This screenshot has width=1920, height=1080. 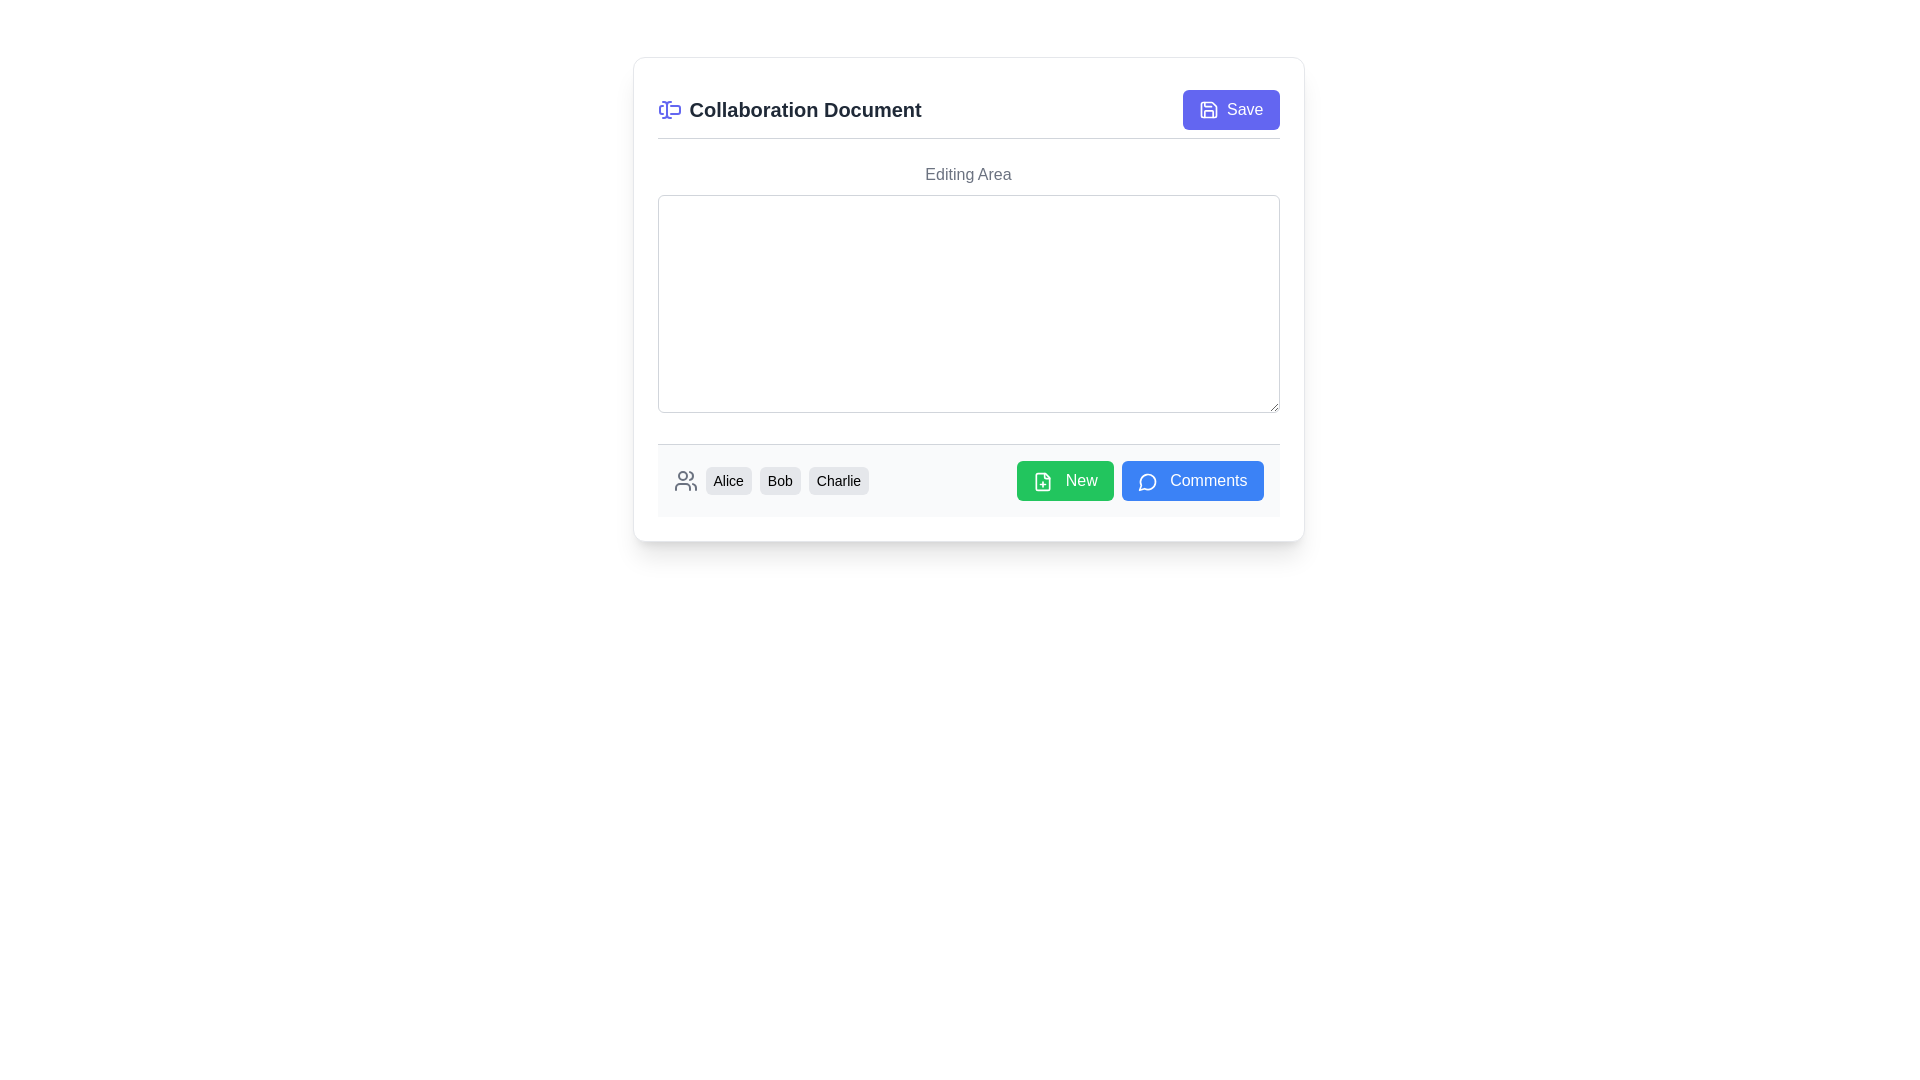 I want to click on the small blue outlined text cursor icon located to the left of the 'Collaboration Document' heading, so click(x=669, y=110).